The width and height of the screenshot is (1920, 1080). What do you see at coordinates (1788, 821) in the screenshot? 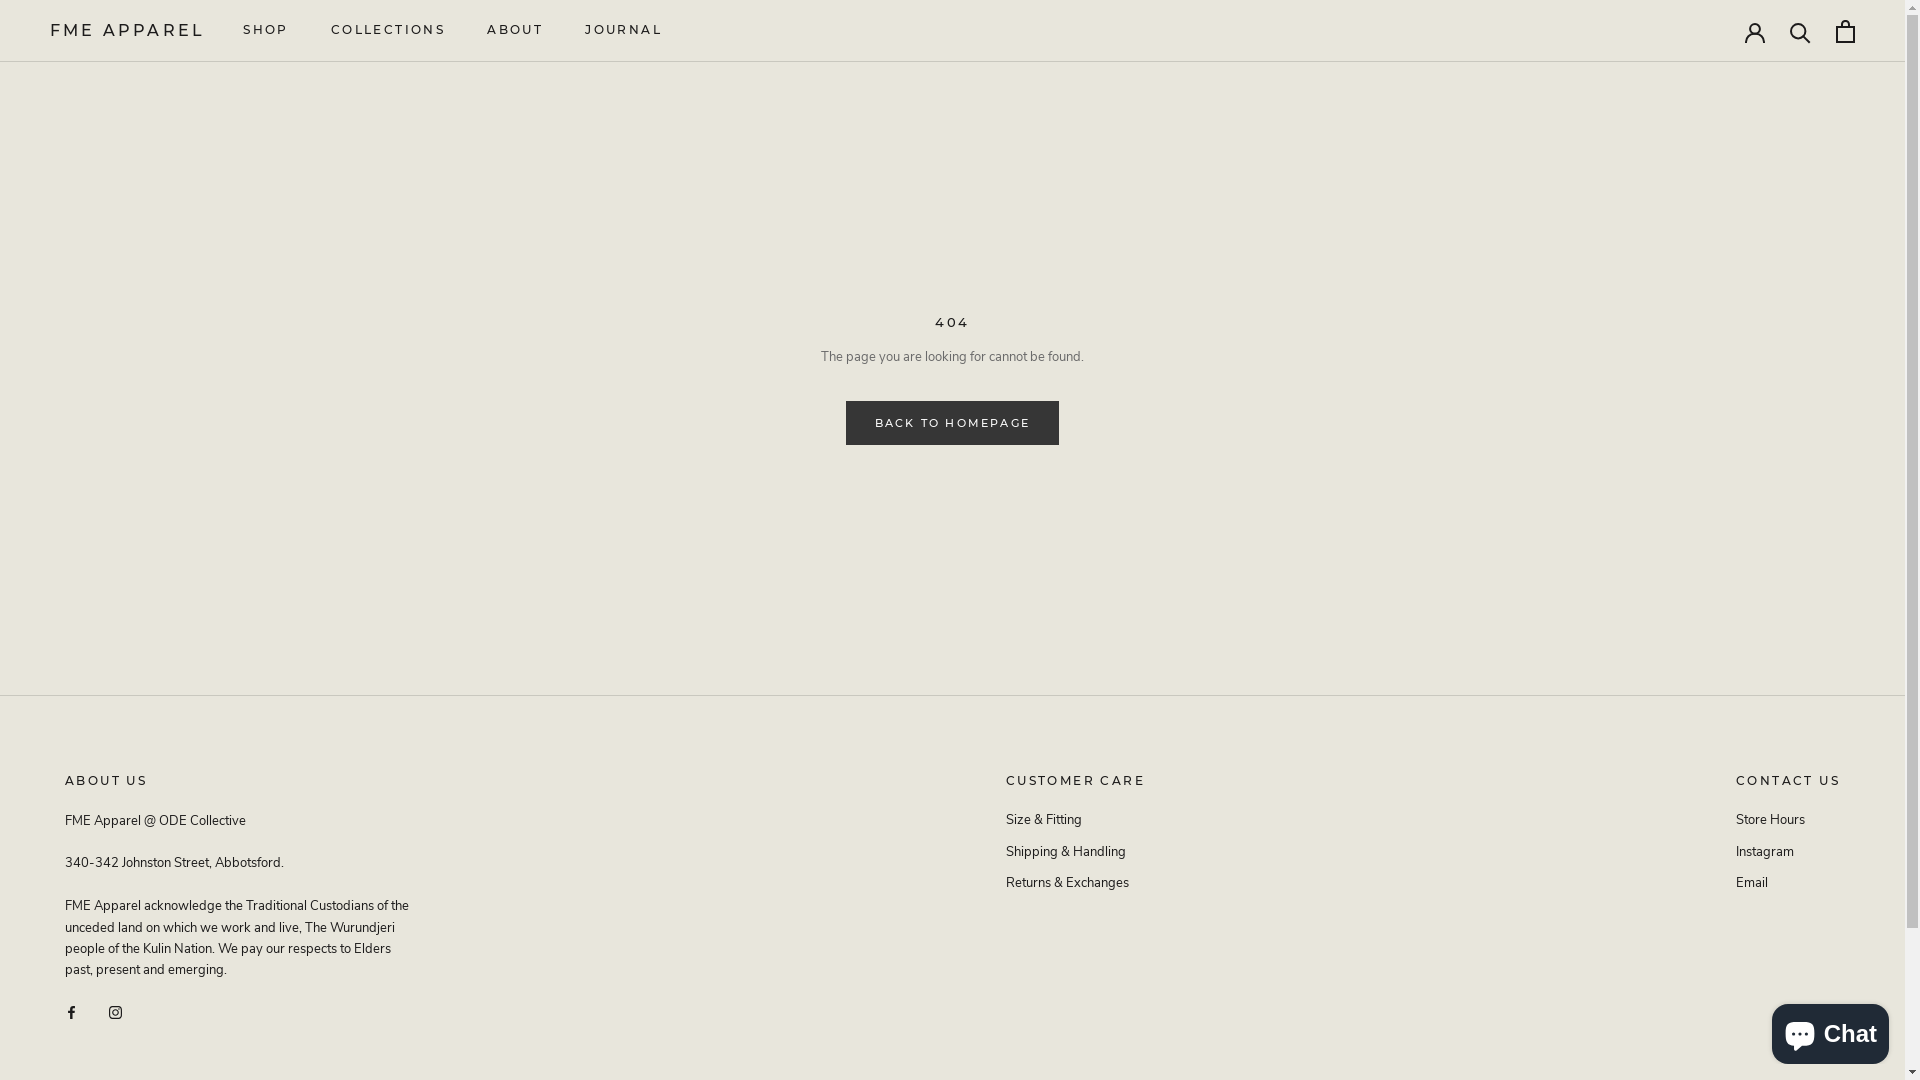
I see `'Store Hours'` at bounding box center [1788, 821].